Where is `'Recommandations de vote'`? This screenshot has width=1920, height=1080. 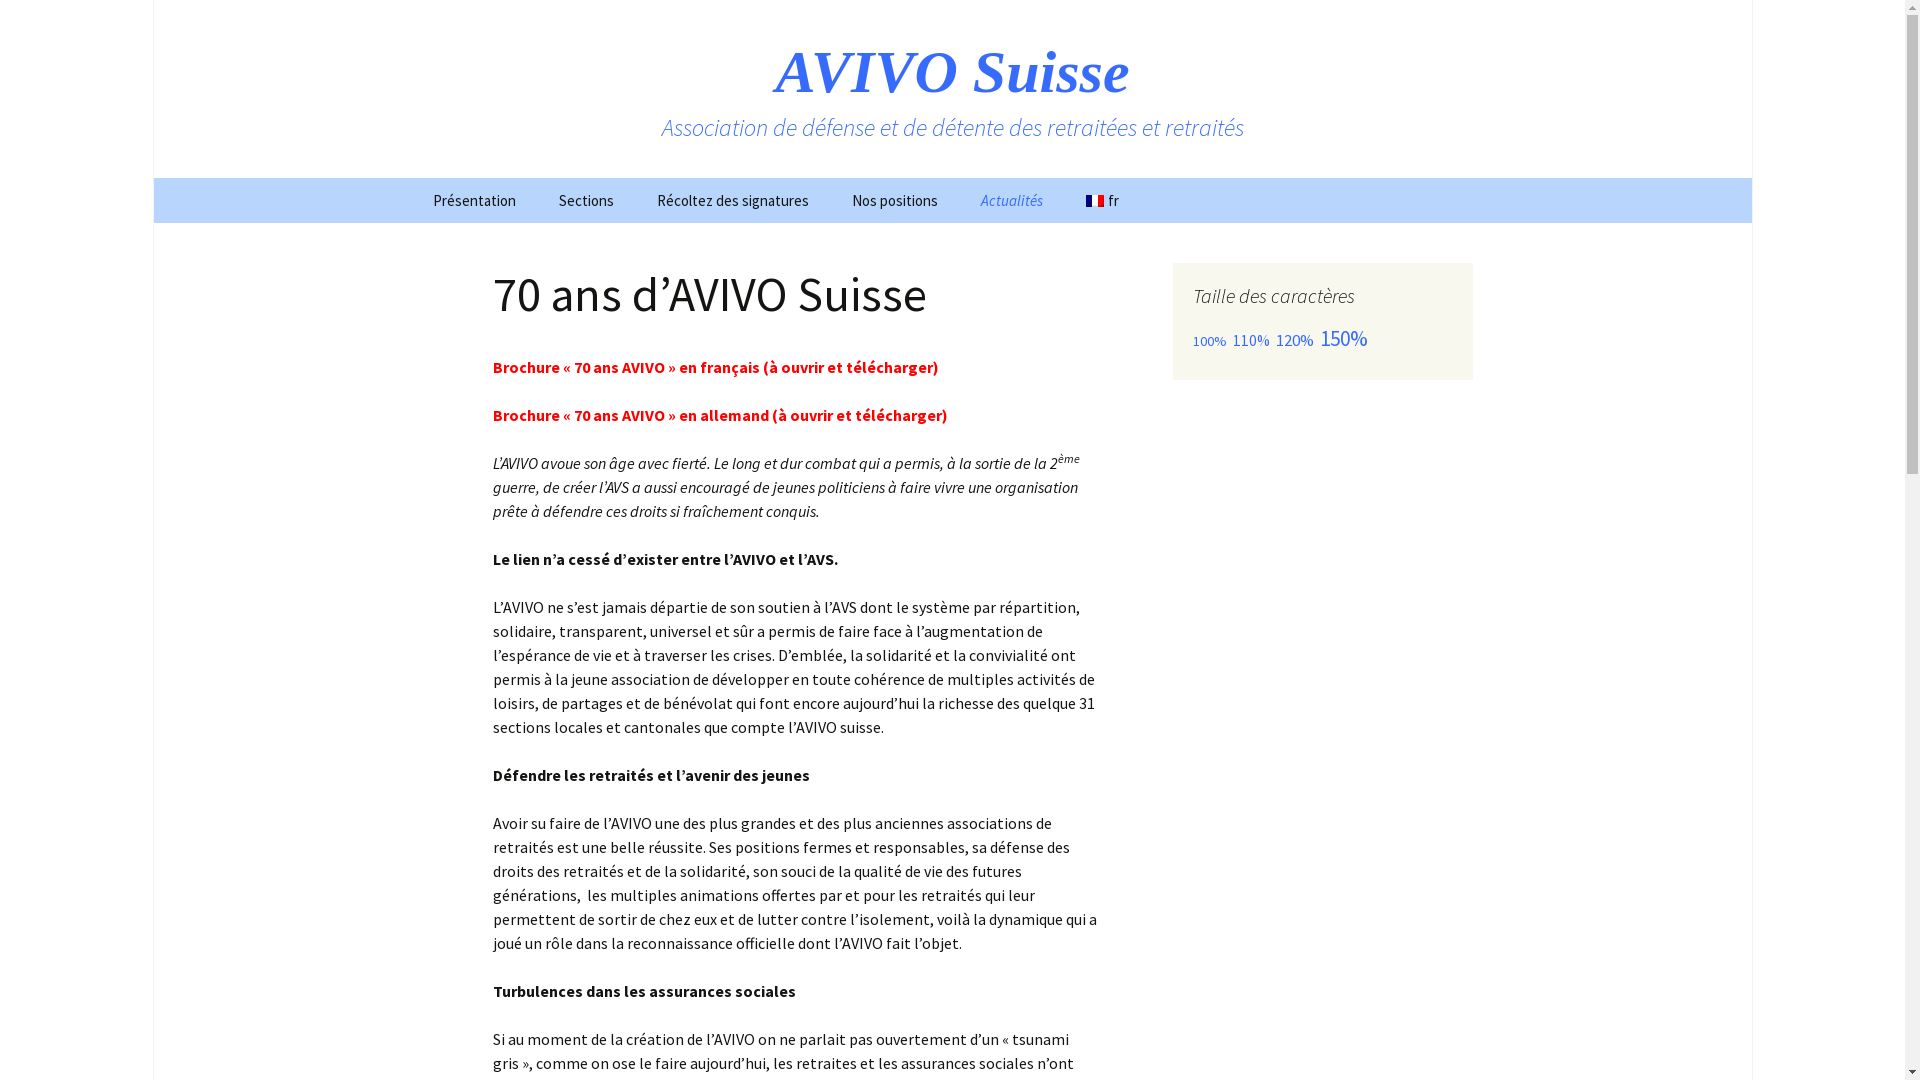
'Recommandations de vote' is located at coordinates (929, 252).